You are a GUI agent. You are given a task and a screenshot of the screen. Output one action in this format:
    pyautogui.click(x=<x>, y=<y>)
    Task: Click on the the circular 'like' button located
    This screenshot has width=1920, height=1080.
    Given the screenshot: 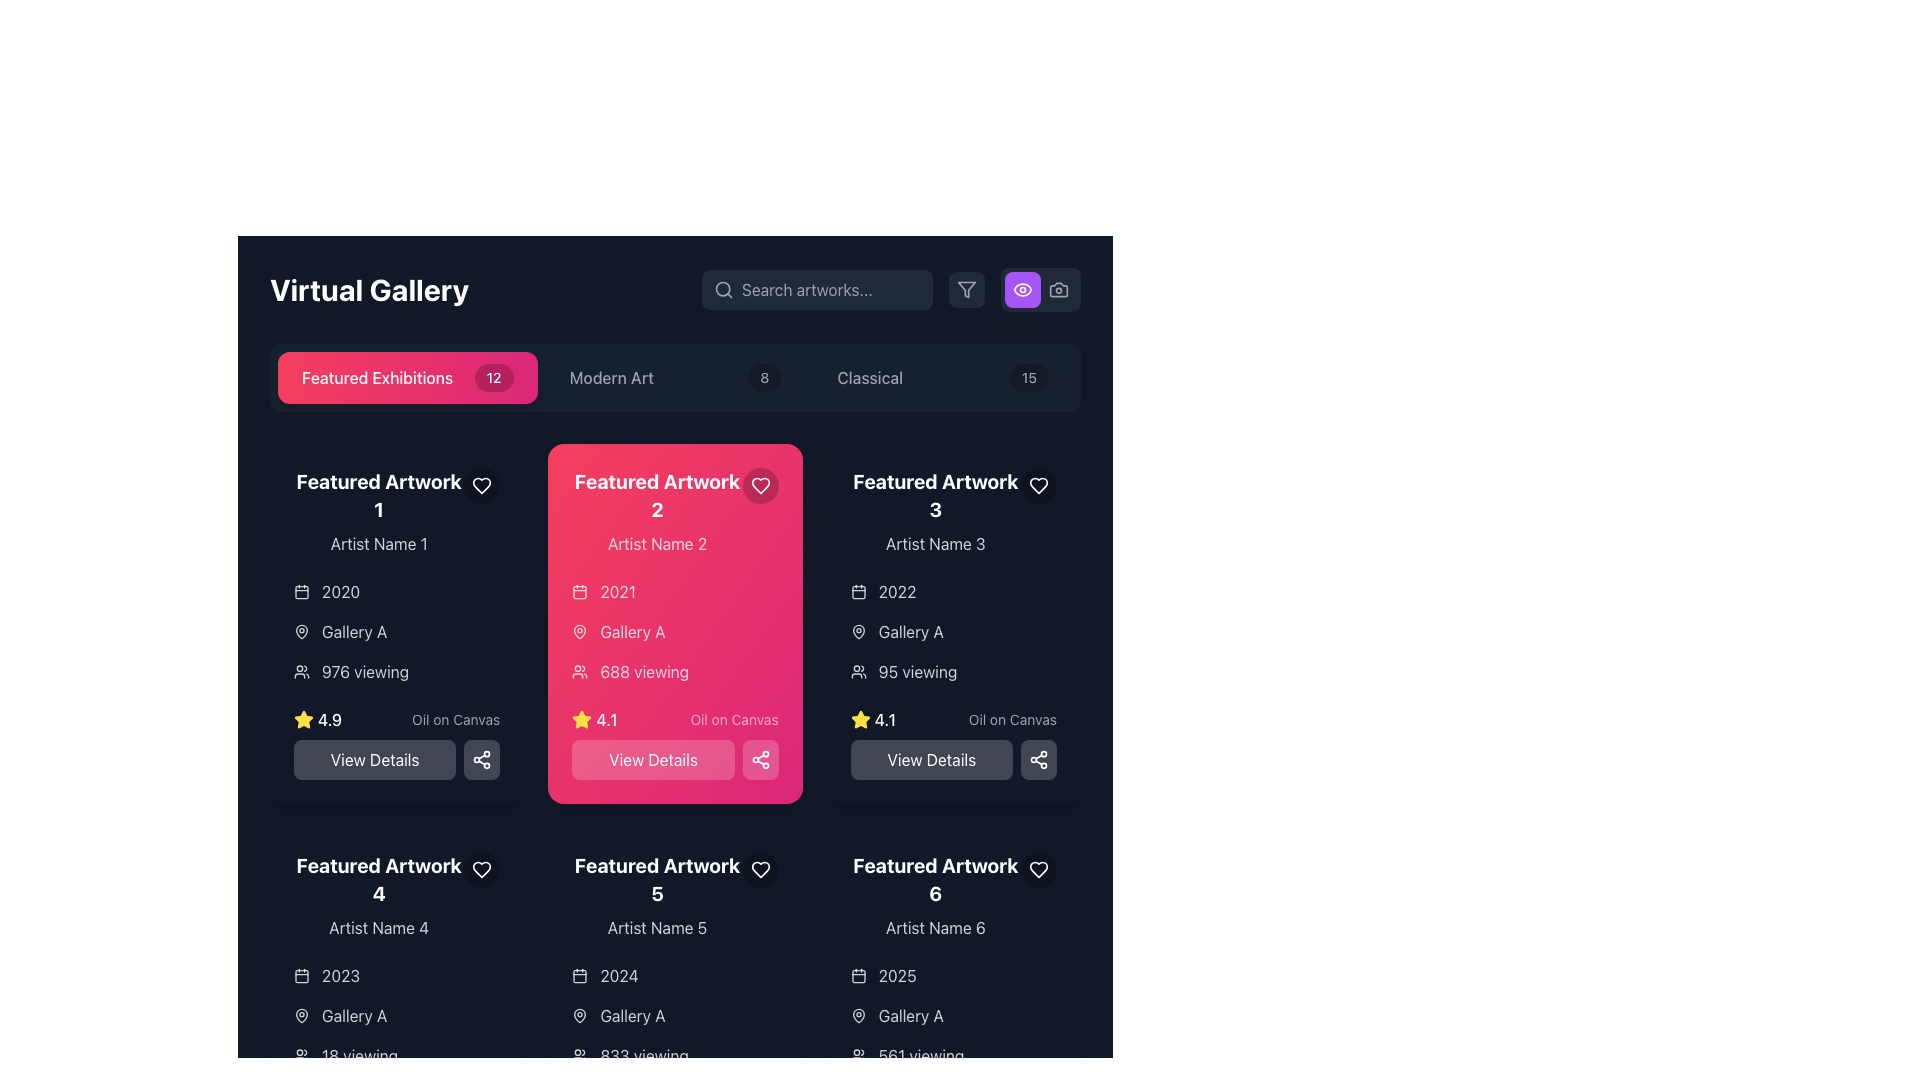 What is the action you would take?
    pyautogui.click(x=1038, y=486)
    